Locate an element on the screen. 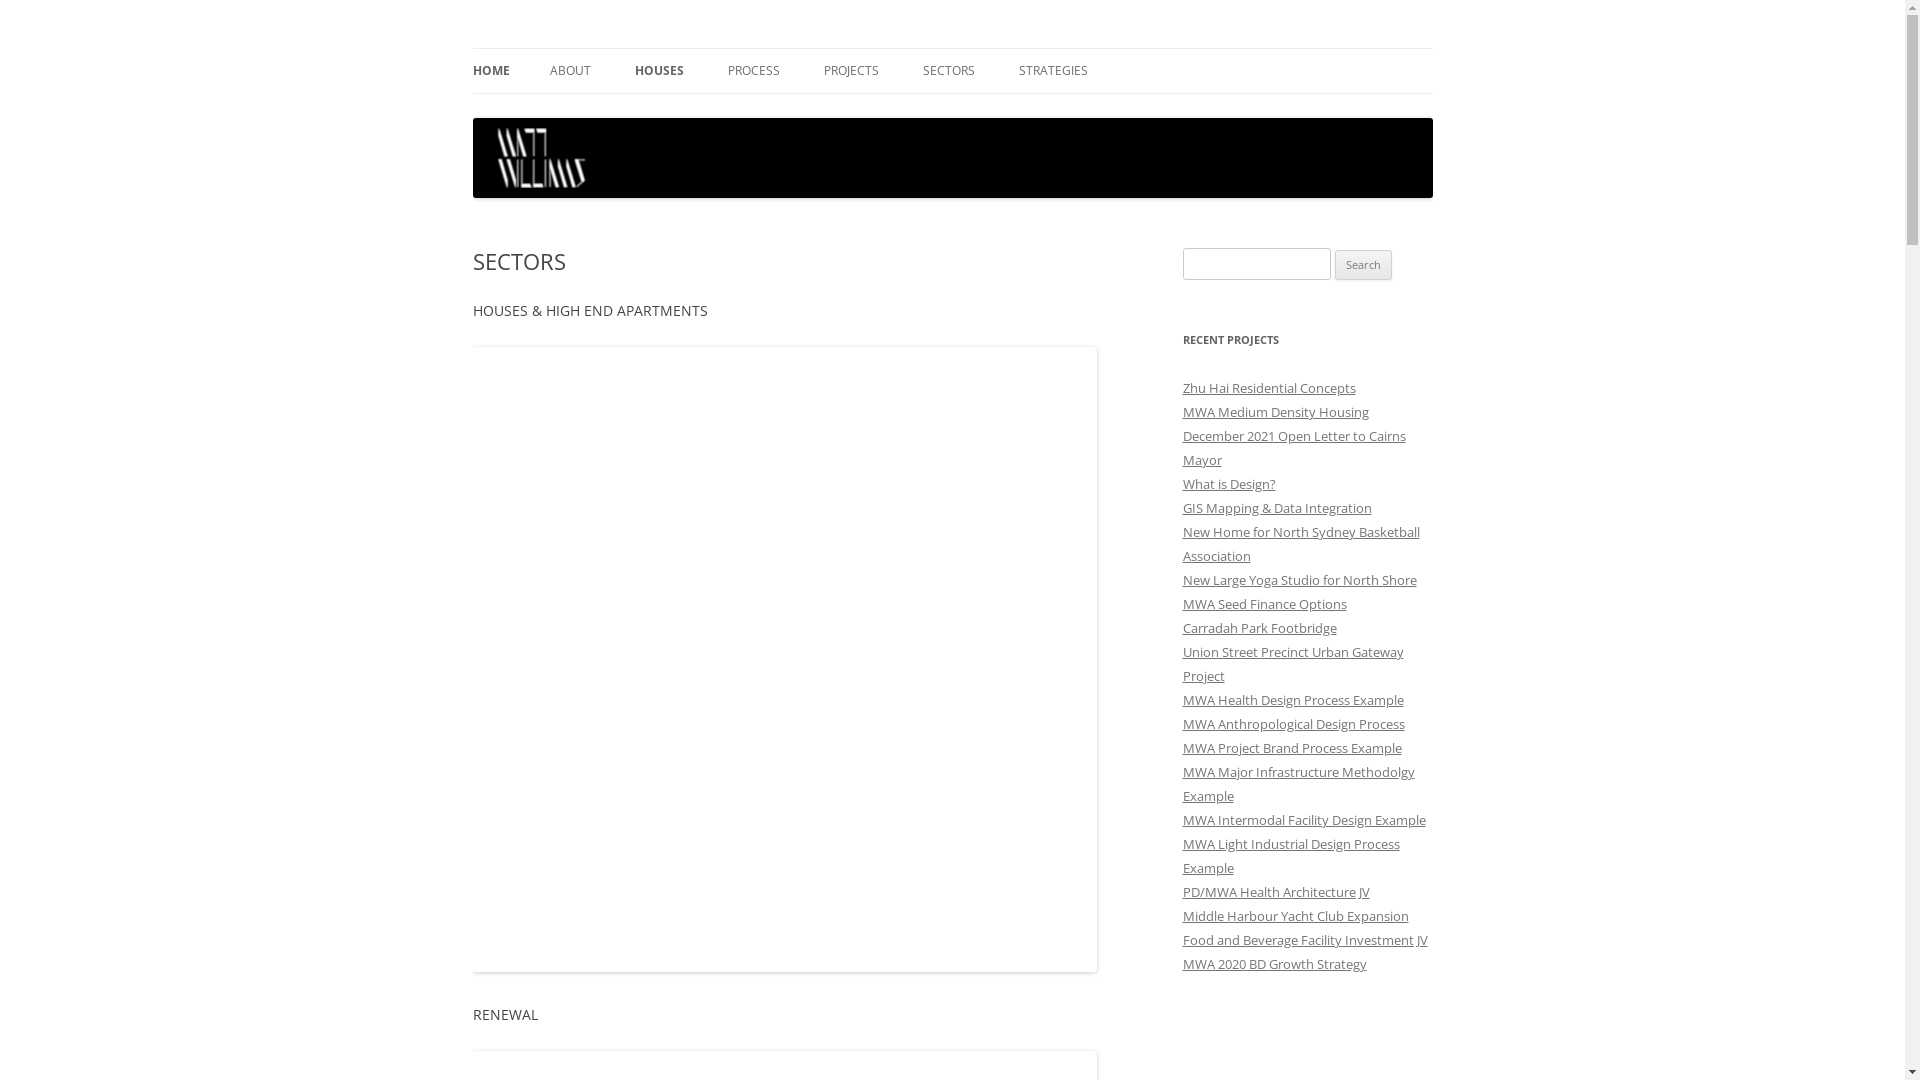 Image resolution: width=1920 pixels, height=1080 pixels. 'MWA Intermodal Facility Design Example' is located at coordinates (1303, 820).